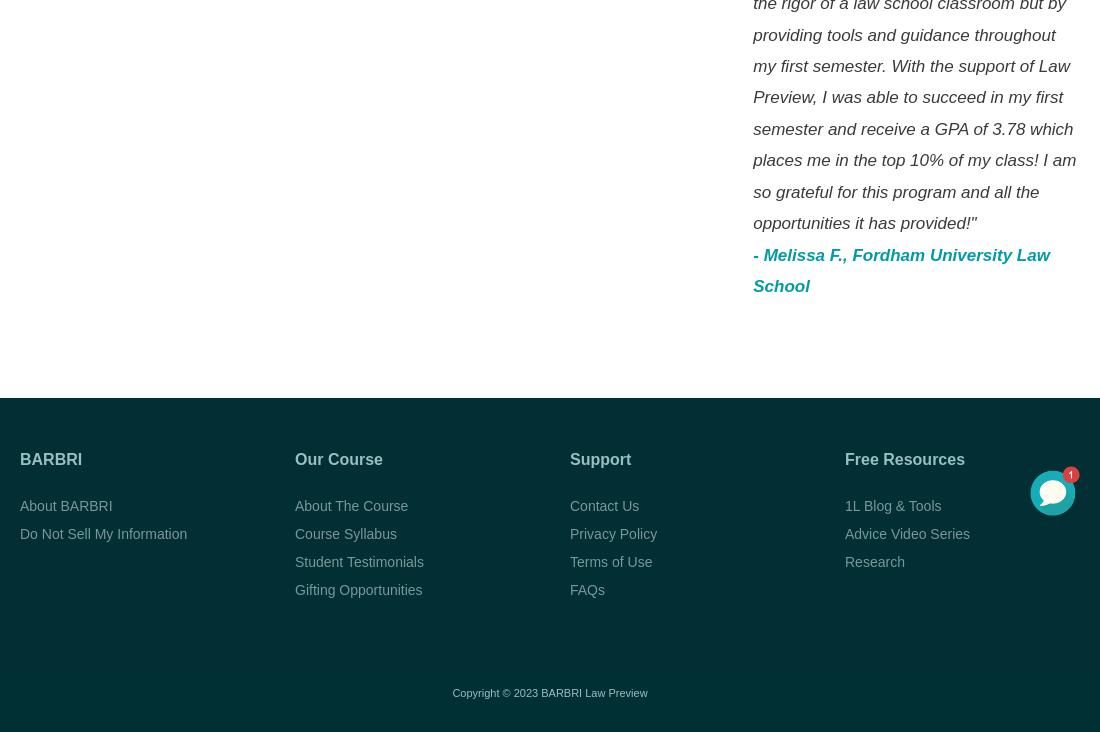 Image resolution: width=1100 pixels, height=732 pixels. I want to click on 'Support', so click(599, 458).